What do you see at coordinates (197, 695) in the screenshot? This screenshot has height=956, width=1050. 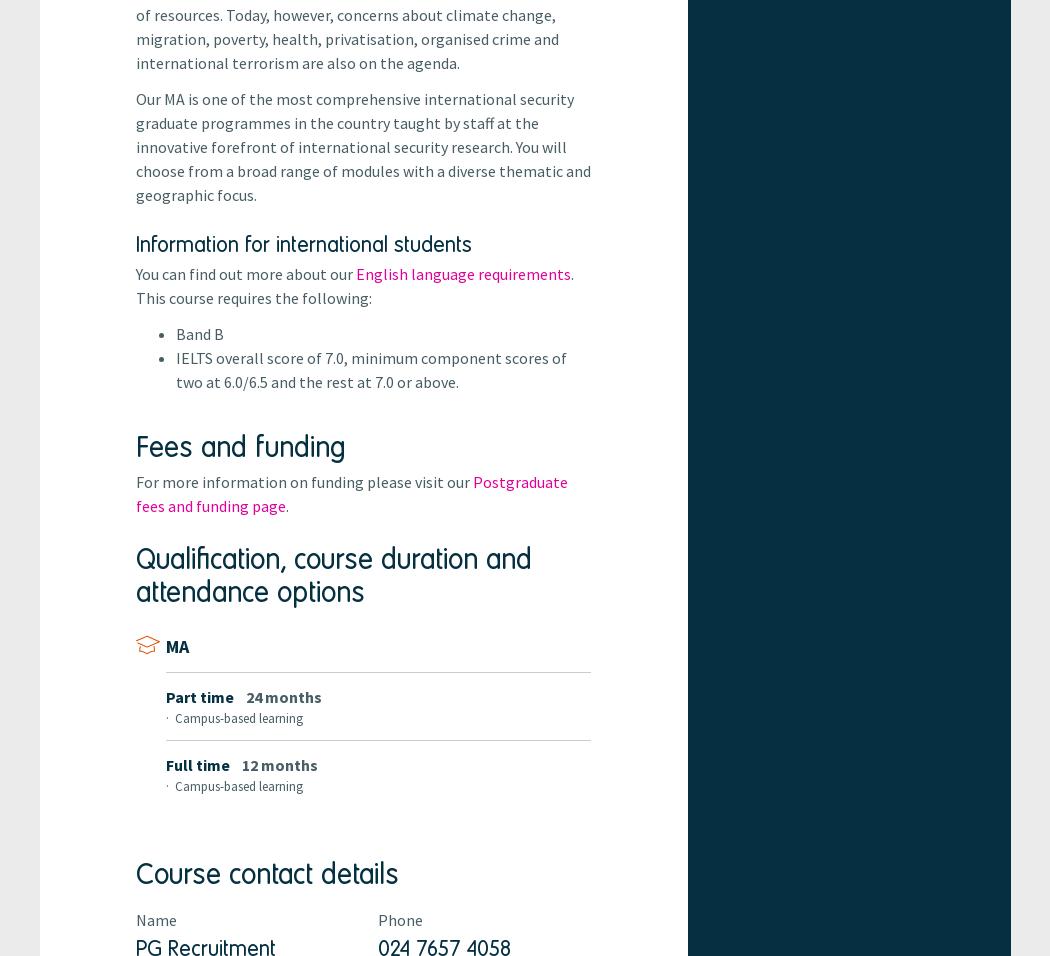 I see `'part time'` at bounding box center [197, 695].